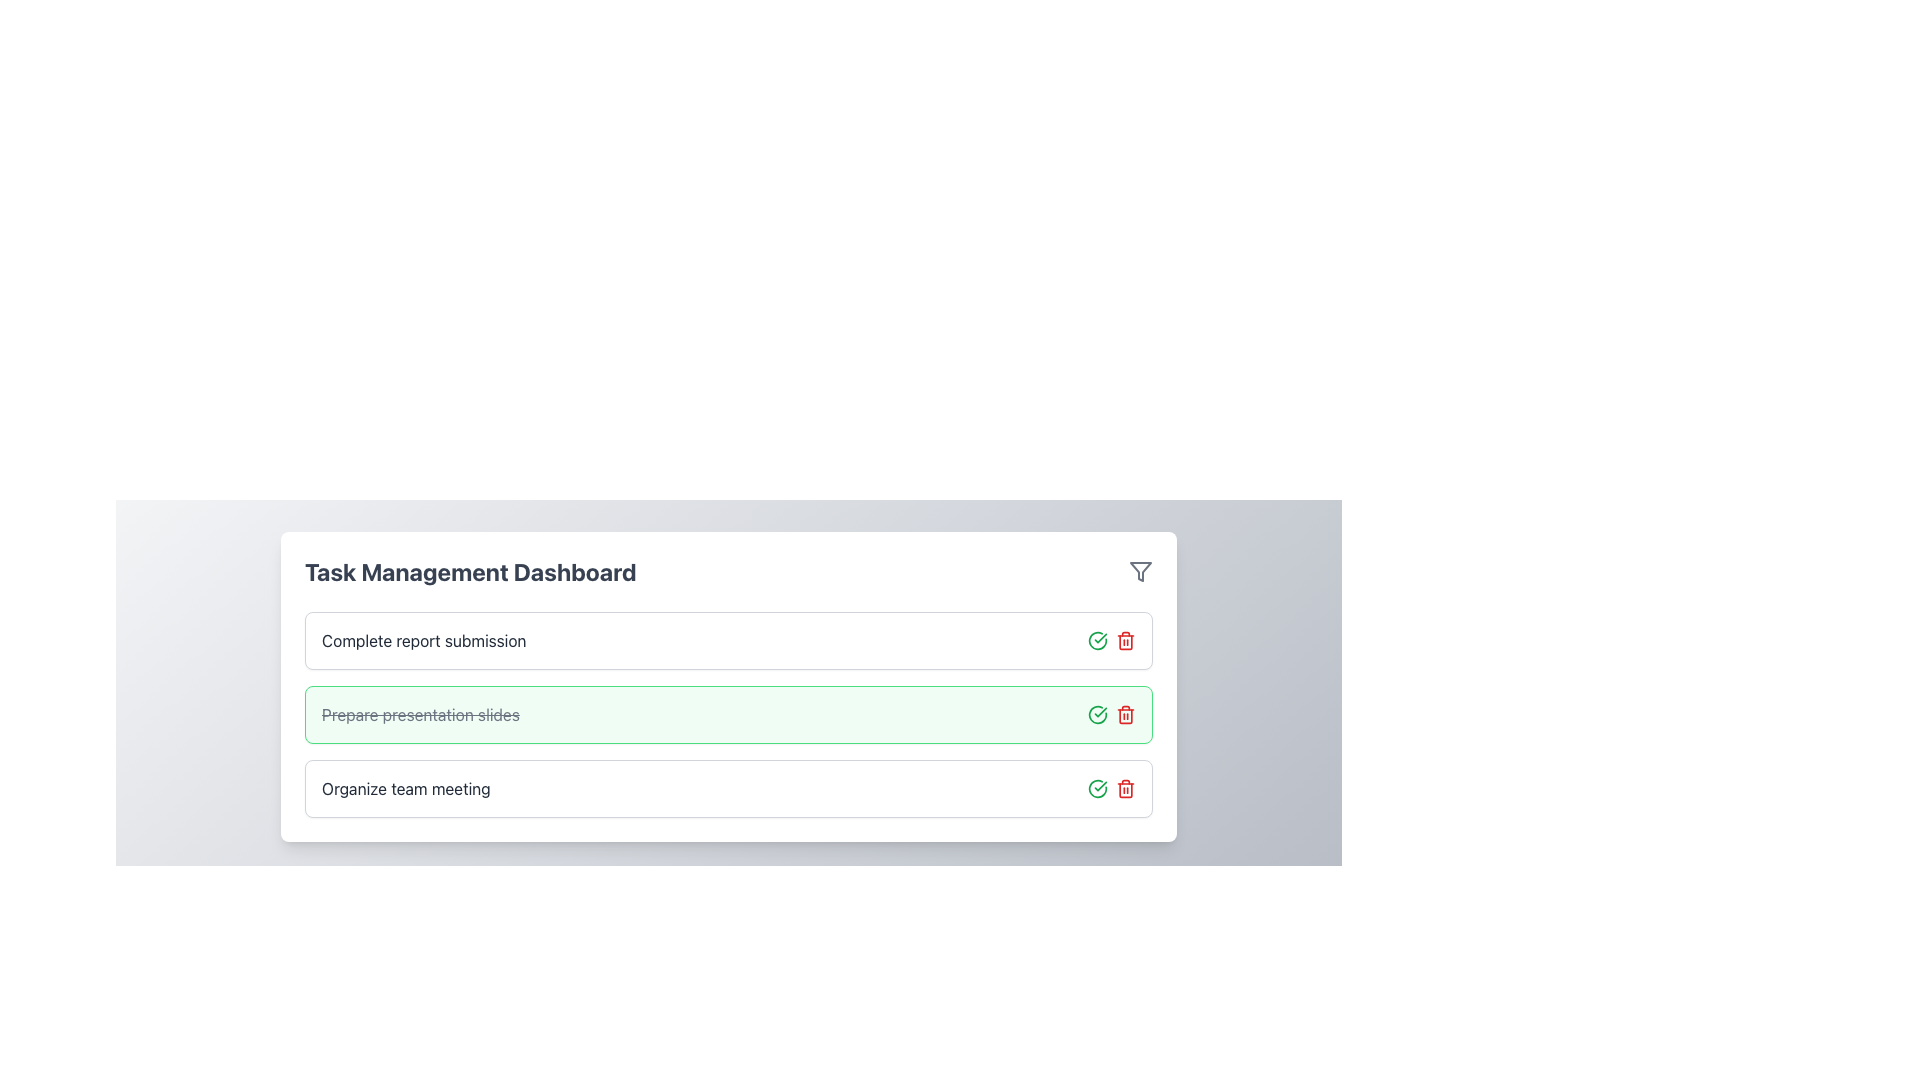 This screenshot has width=1920, height=1080. Describe the element at coordinates (1141, 571) in the screenshot. I see `the filter toggle icon located on the far right of the header section of the dashboard, adjacent to the 'Task Management Dashboard' title` at that location.